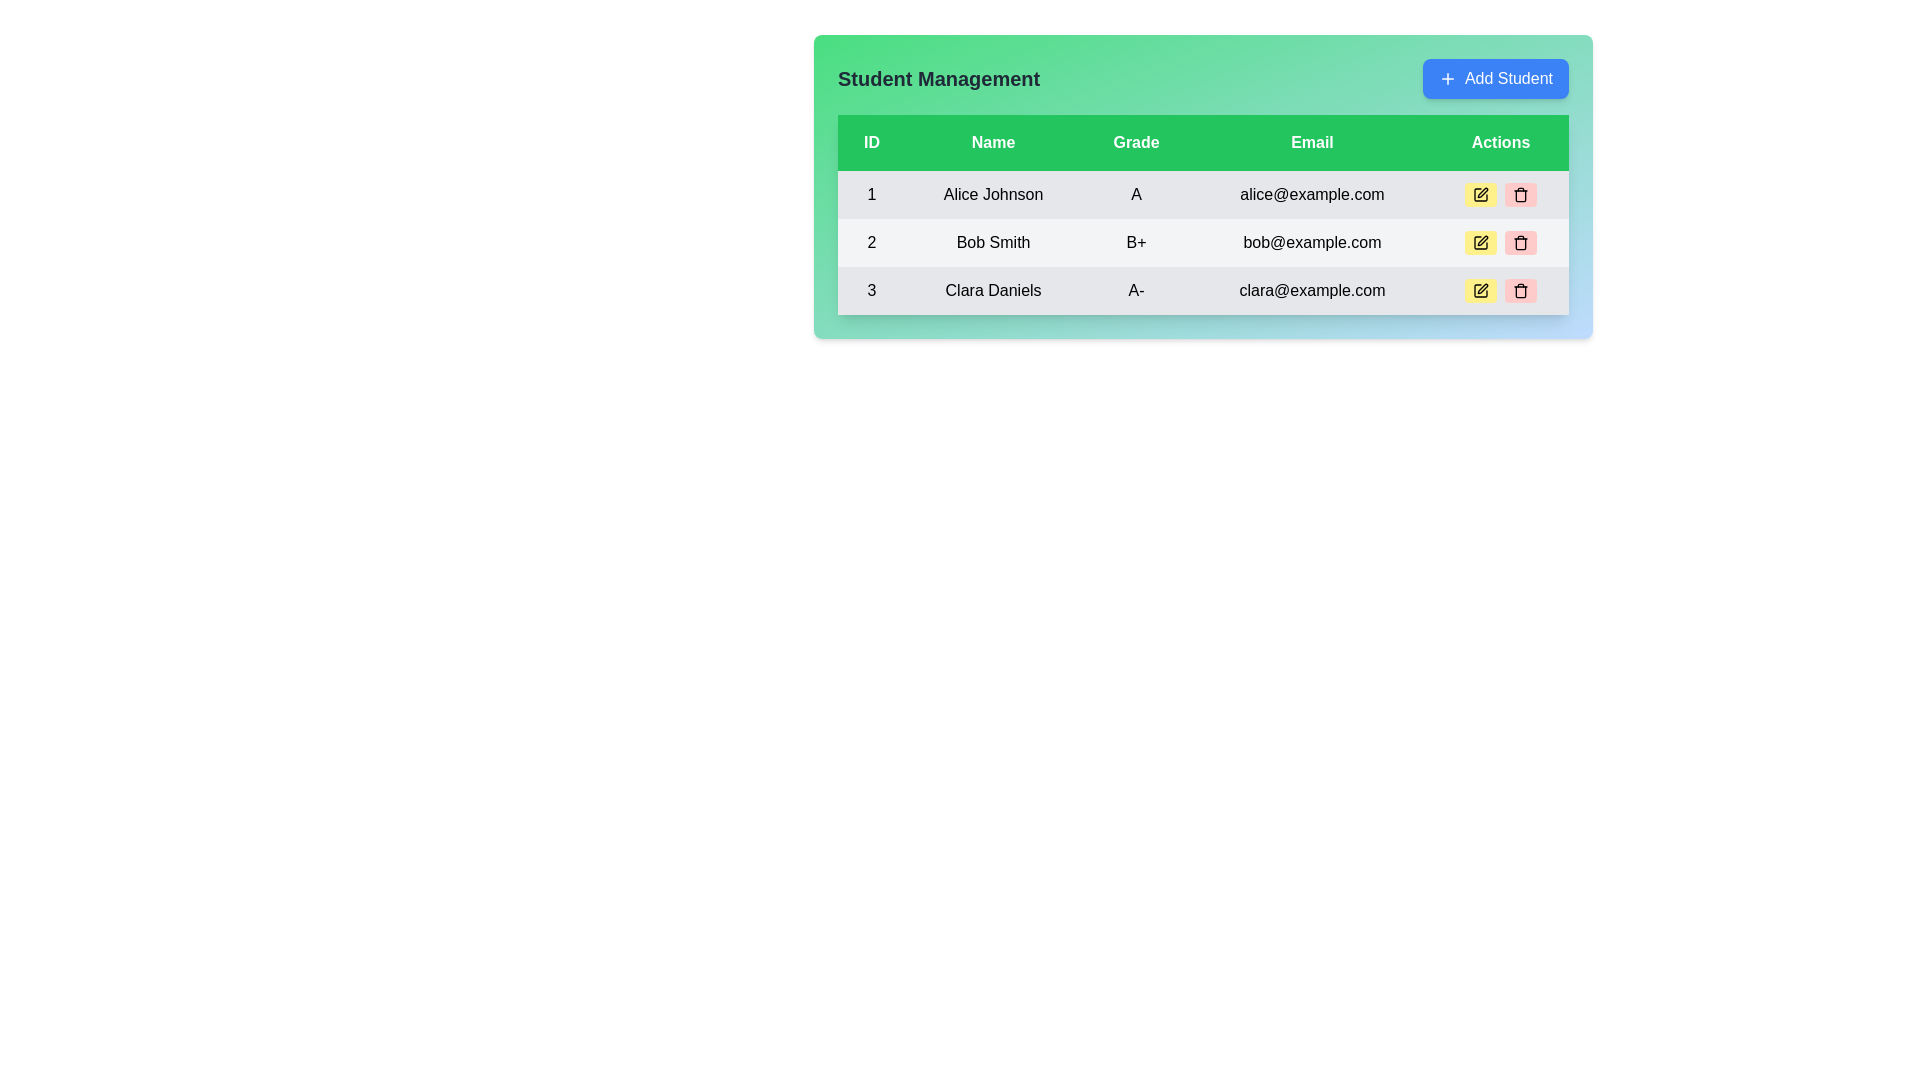 This screenshot has width=1920, height=1080. Describe the element at coordinates (1480, 290) in the screenshot. I see `the small yellow button with rounded corners and a pen icon located on the right side of the student data table under the 'Actions' column for the row corresponding to 'Clara Daniels'` at that location.